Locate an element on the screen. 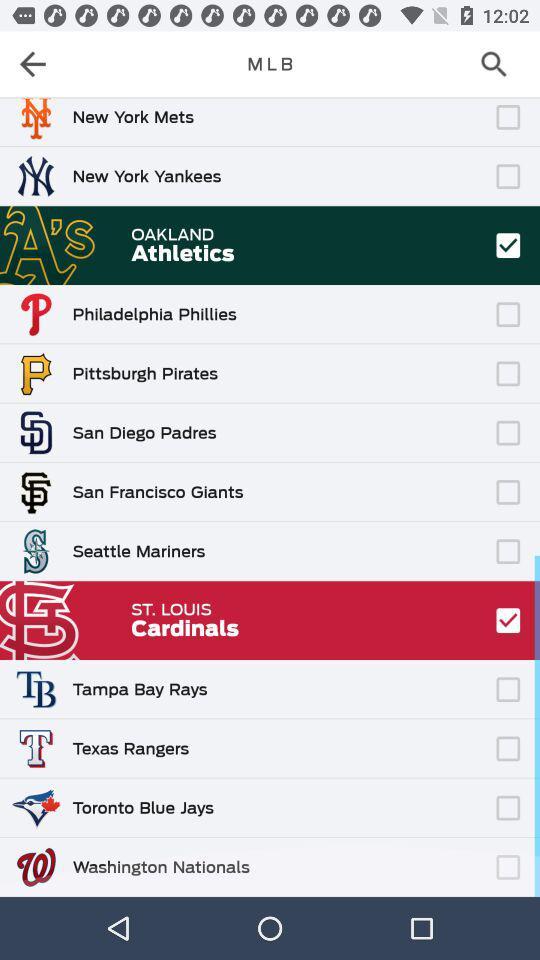 The height and width of the screenshot is (960, 540). the arrow_backward icon is located at coordinates (39, 64).